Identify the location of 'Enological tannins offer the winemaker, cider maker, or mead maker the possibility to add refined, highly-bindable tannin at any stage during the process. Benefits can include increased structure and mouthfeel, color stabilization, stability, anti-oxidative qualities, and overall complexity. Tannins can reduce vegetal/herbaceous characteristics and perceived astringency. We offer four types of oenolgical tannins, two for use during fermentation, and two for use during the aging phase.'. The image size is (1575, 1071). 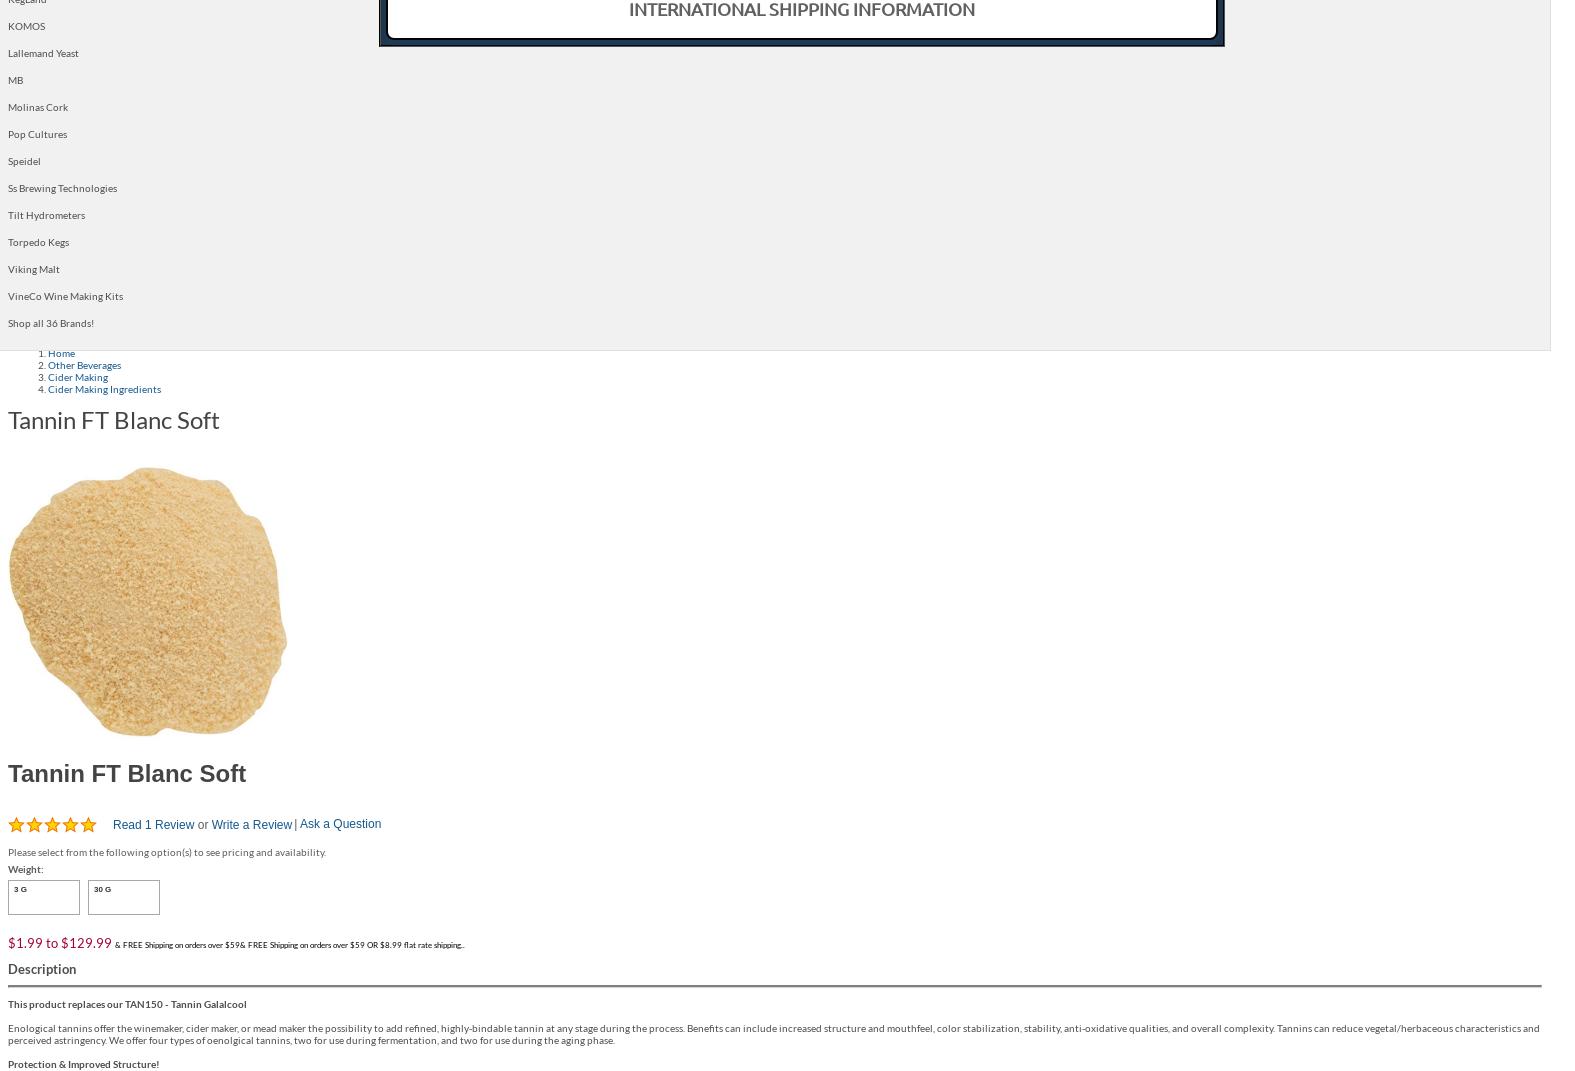
(772, 1032).